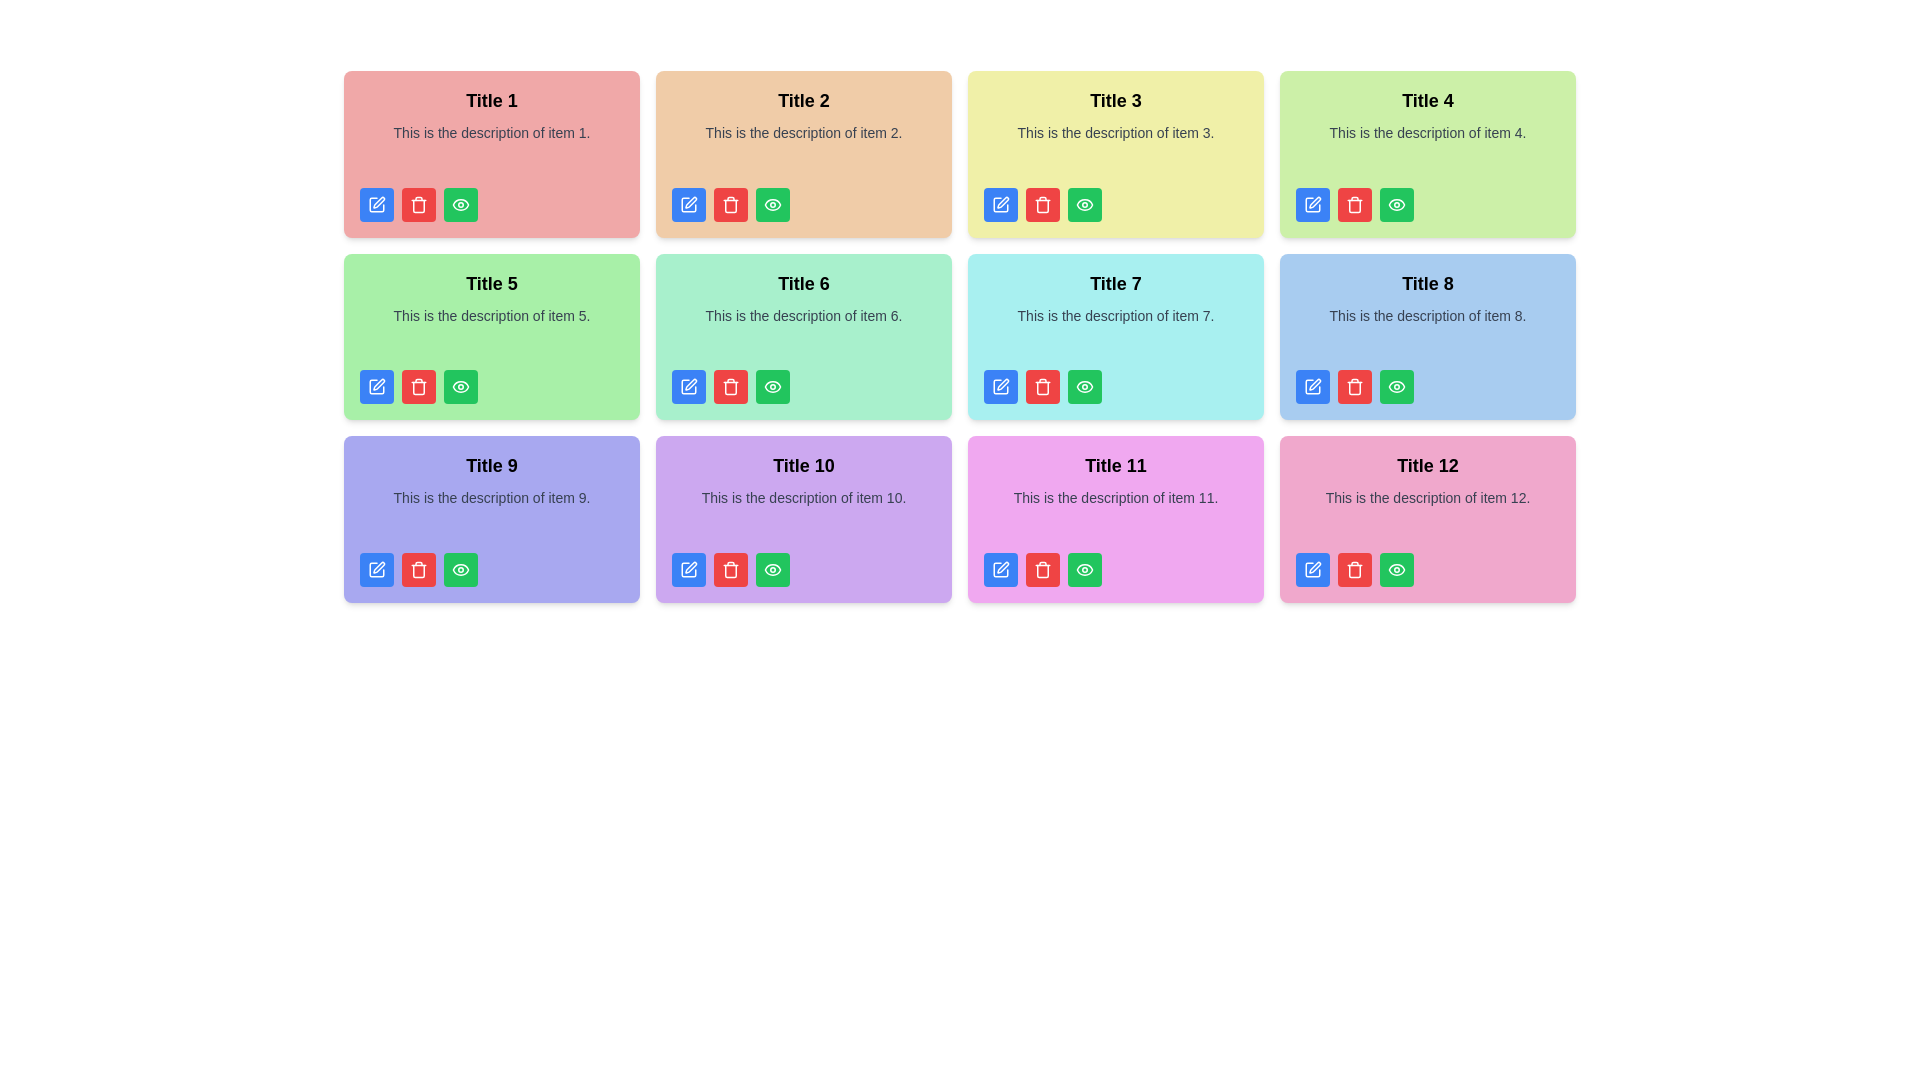 Image resolution: width=1920 pixels, height=1080 pixels. Describe the element at coordinates (729, 570) in the screenshot. I see `the trash can part of the SVG icon, which is positioned at the bottom-middle of the 'trash can' SVG group, directly below the lid and above the curved top of the bin's body` at that location.